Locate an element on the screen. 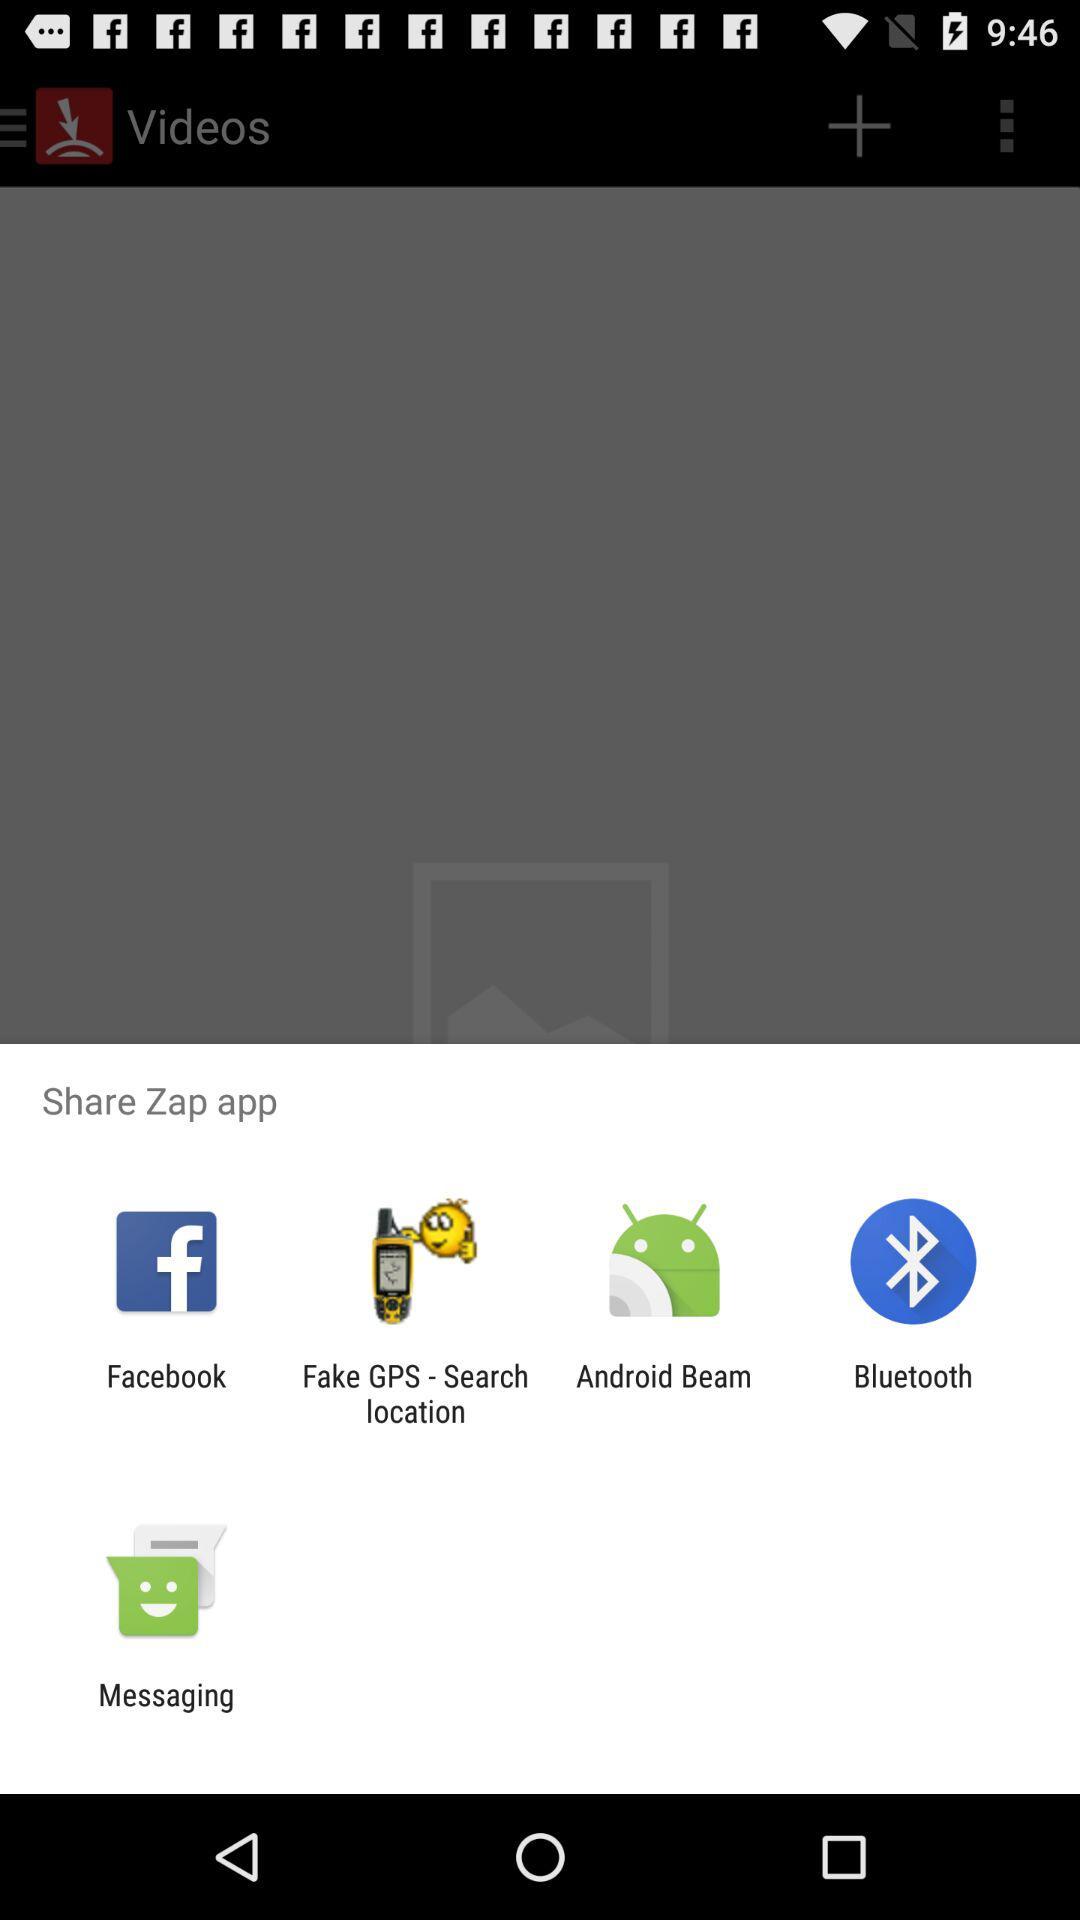  fake gps search icon is located at coordinates (414, 1392).